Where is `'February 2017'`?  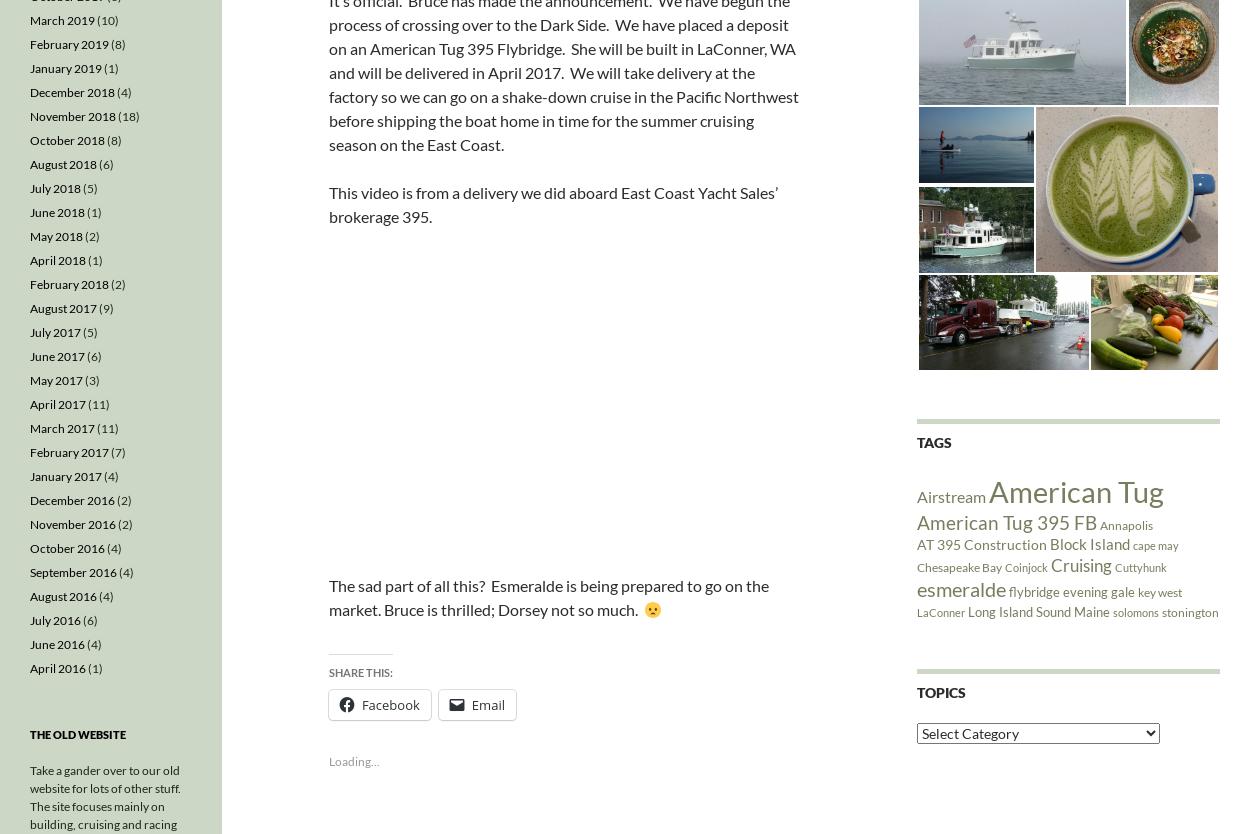 'February 2017' is located at coordinates (68, 452).